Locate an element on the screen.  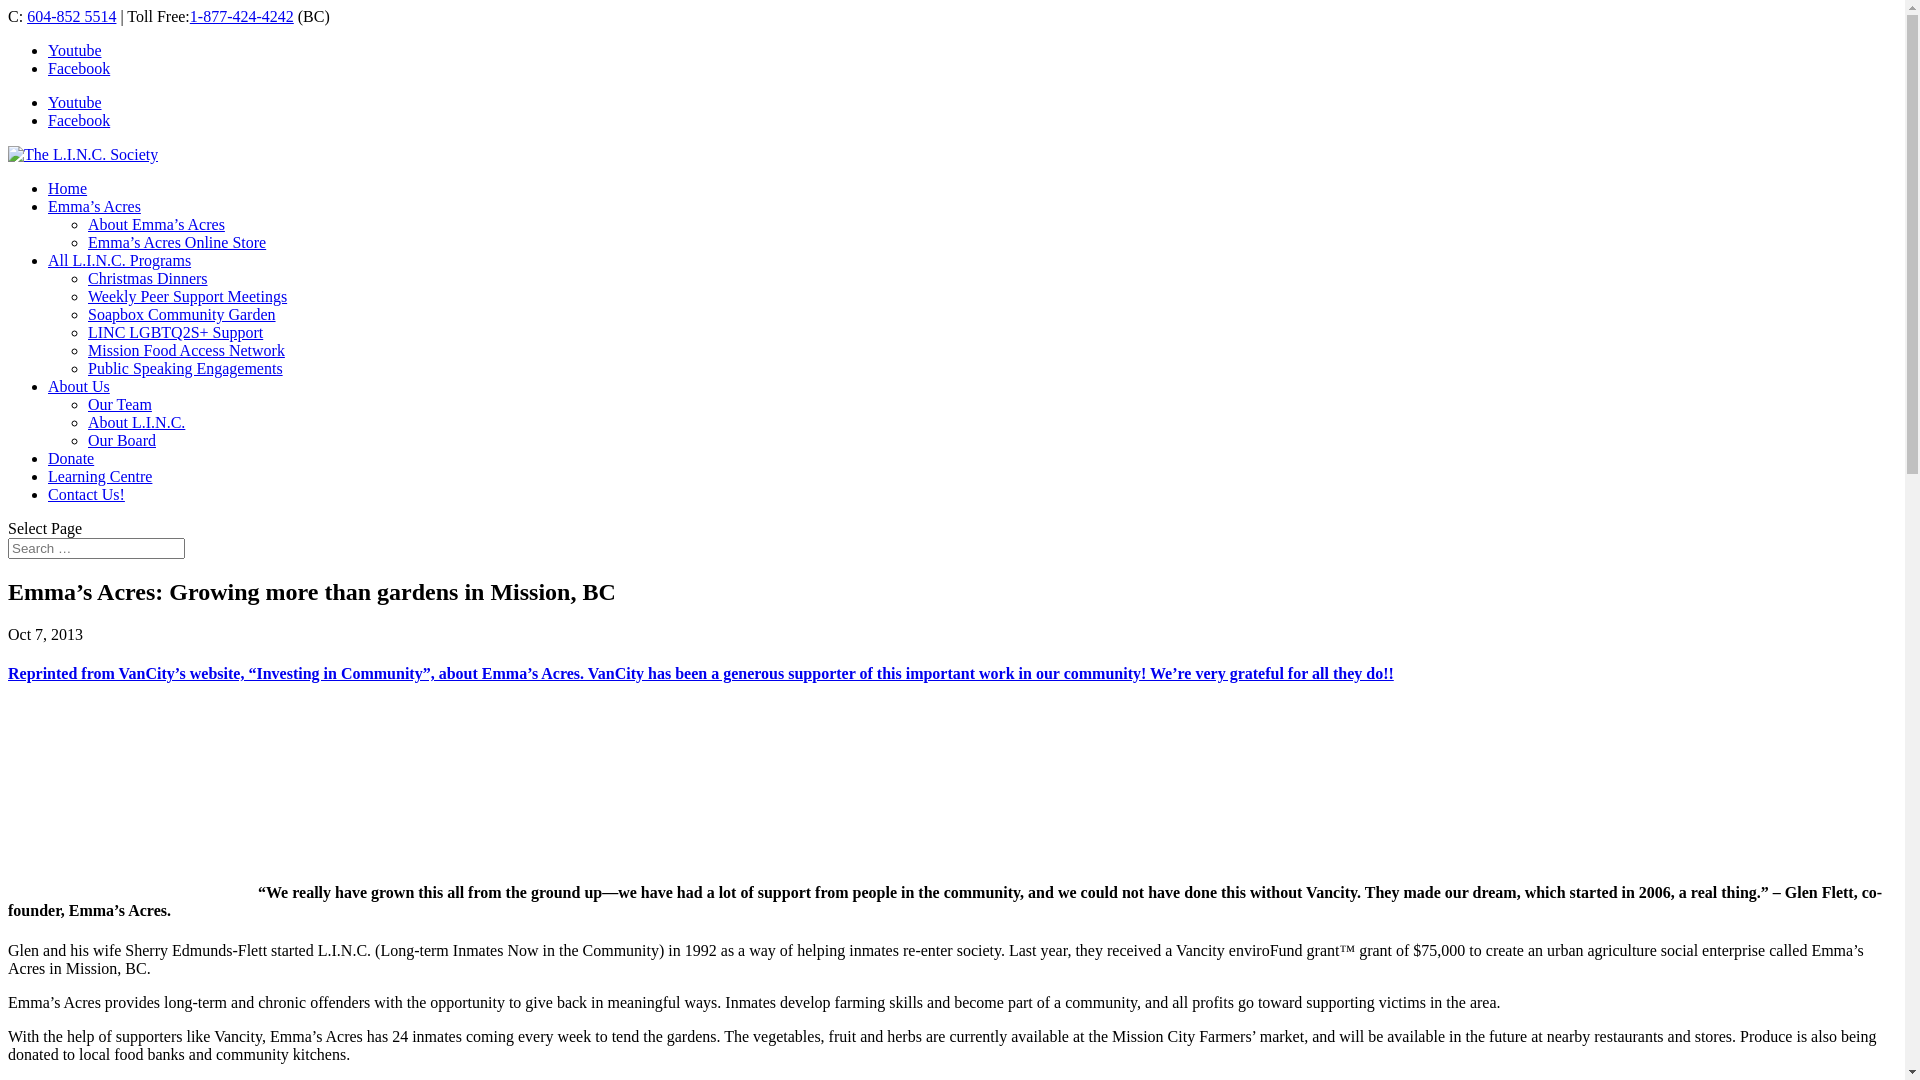
'About Us' is located at coordinates (78, 386).